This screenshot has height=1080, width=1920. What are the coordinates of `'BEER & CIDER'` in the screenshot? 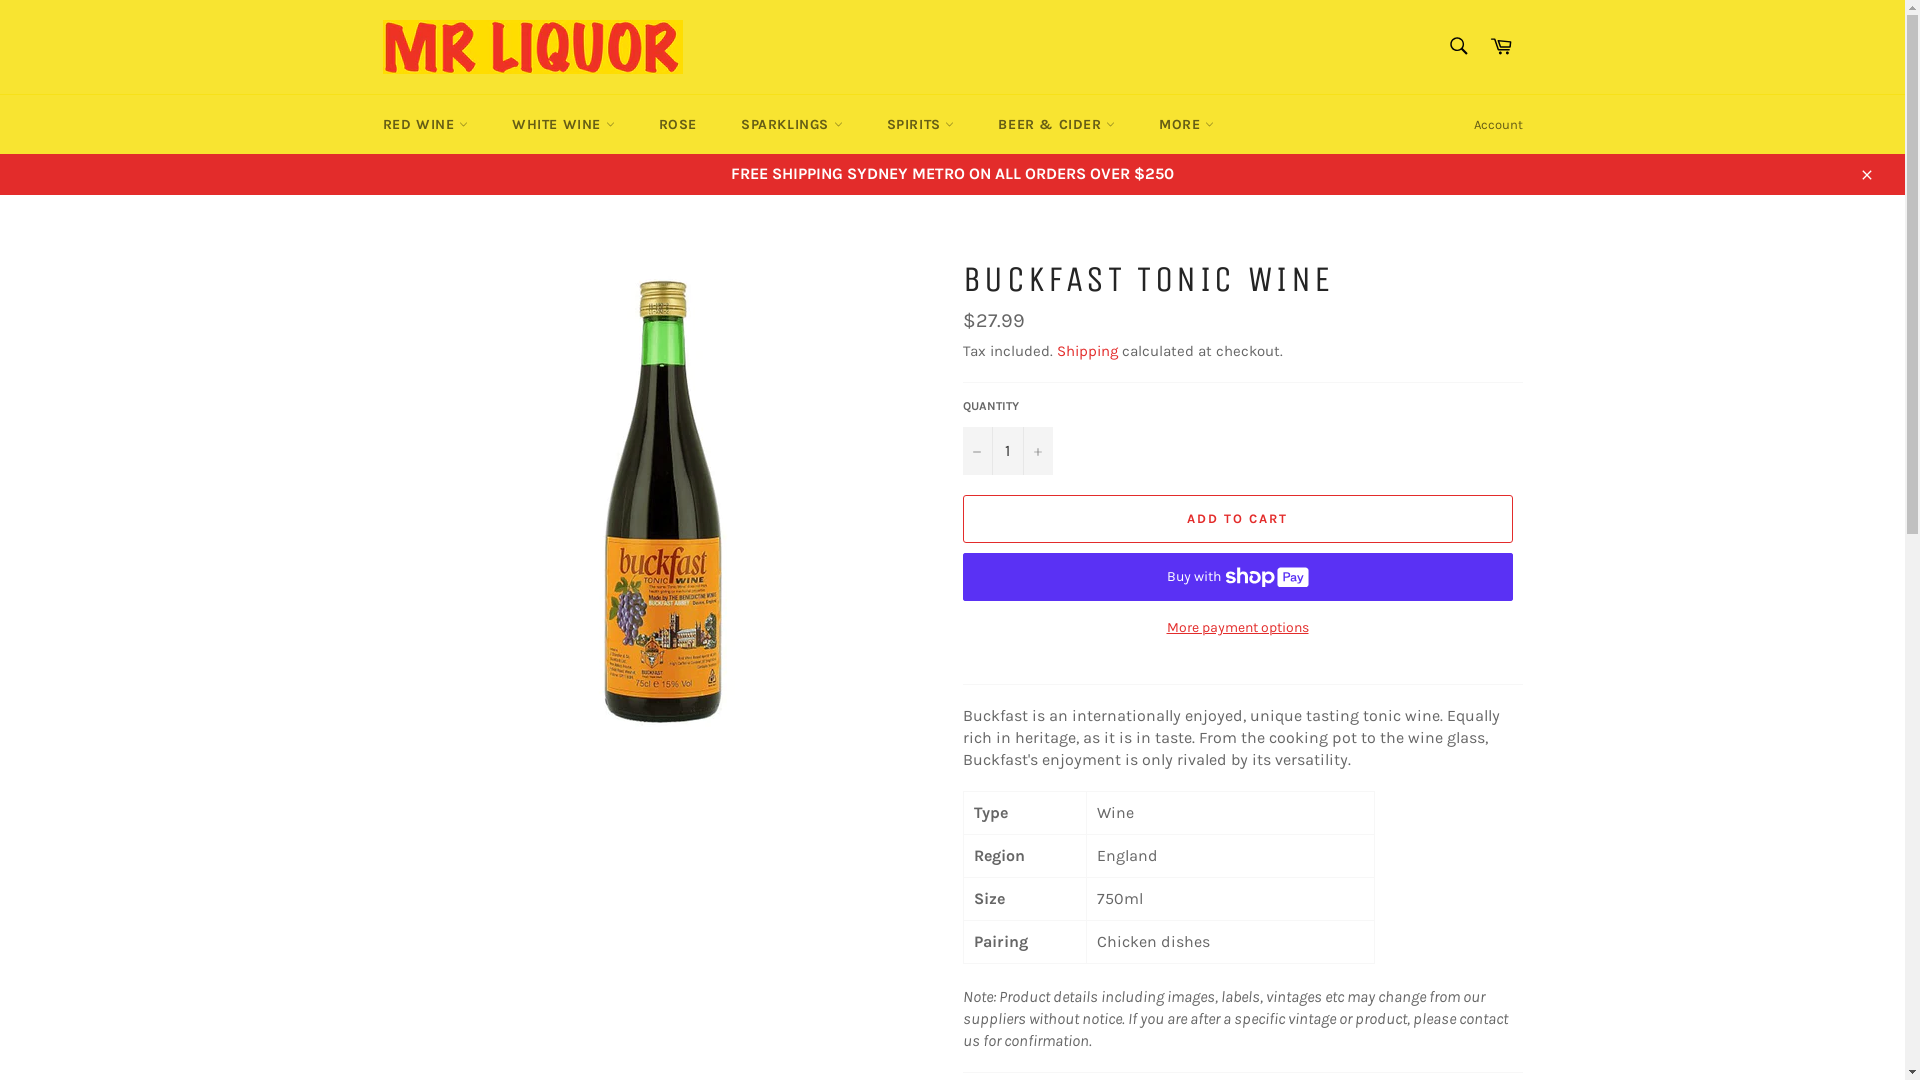 It's located at (1055, 124).